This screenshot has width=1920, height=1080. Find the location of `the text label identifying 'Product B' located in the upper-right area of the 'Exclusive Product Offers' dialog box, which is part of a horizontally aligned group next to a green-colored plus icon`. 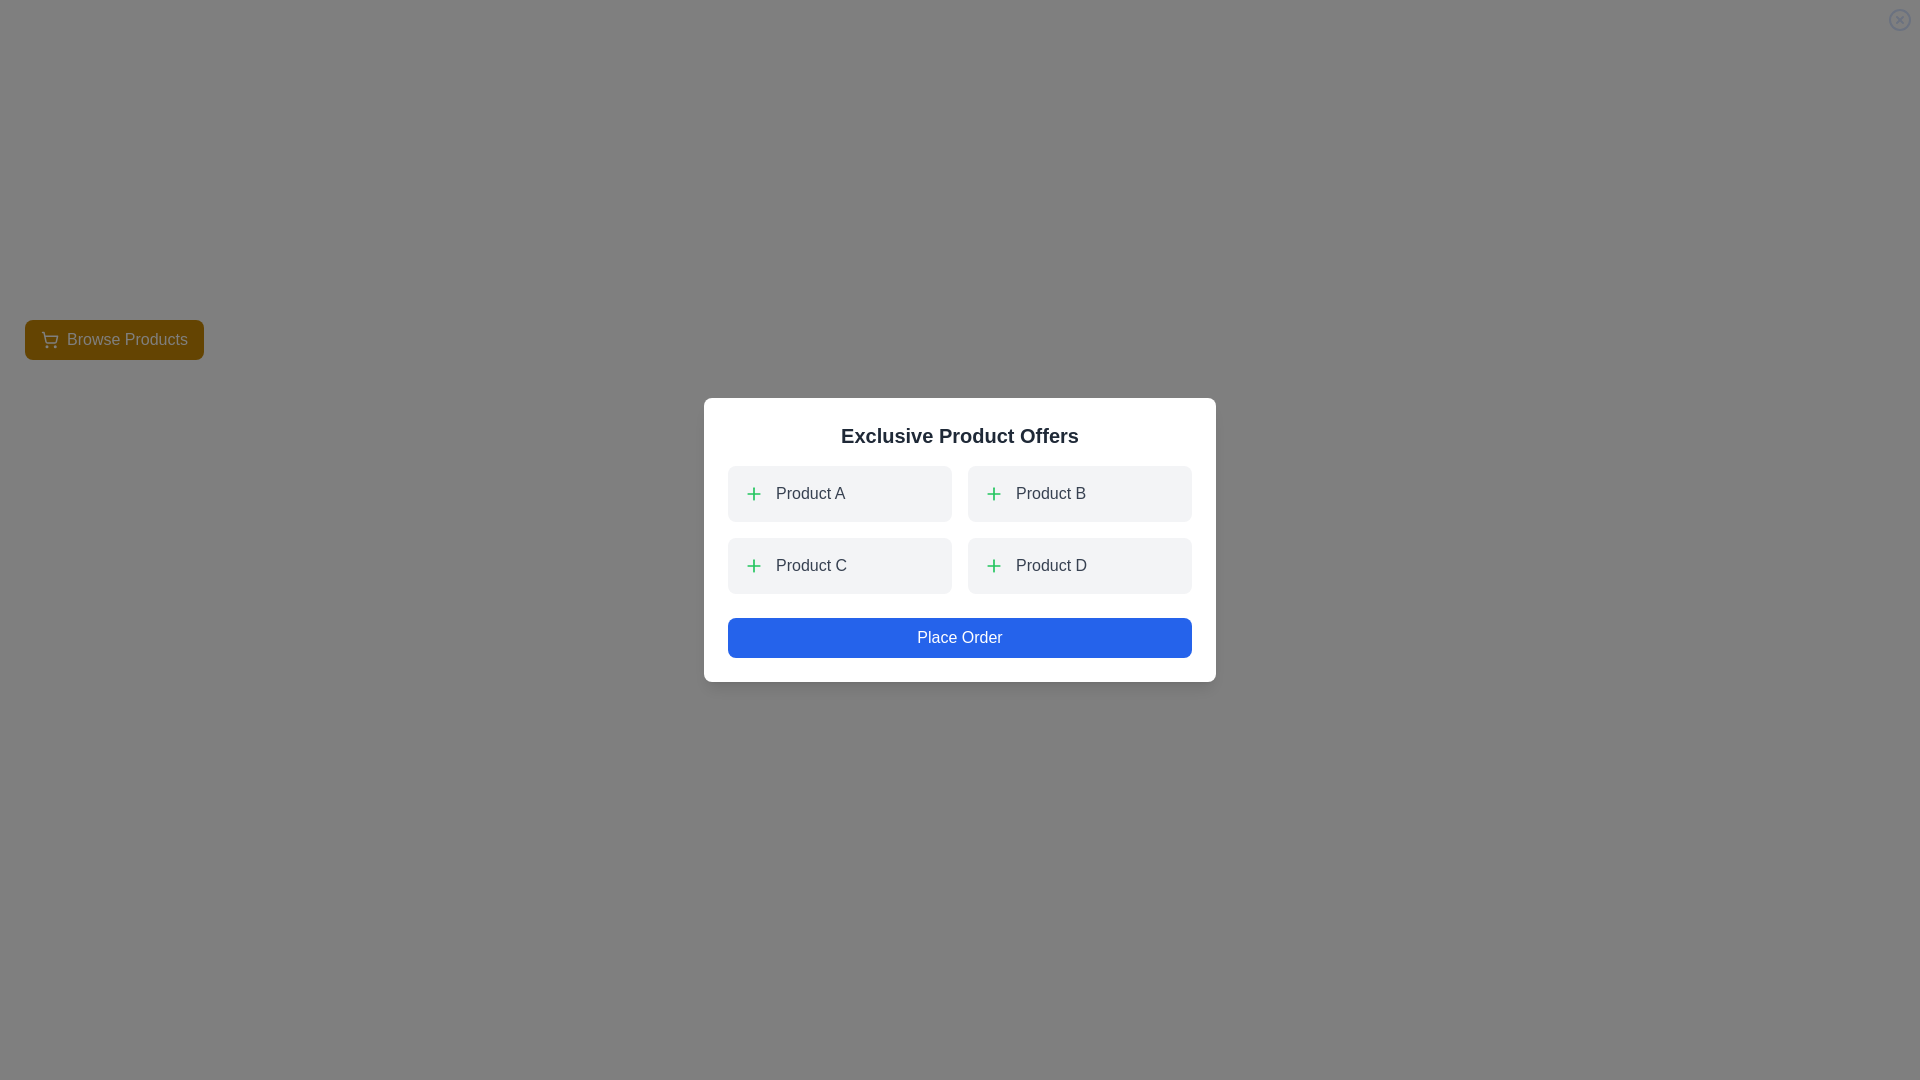

the text label identifying 'Product B' located in the upper-right area of the 'Exclusive Product Offers' dialog box, which is part of a horizontally aligned group next to a green-colored plus icon is located at coordinates (1050, 493).